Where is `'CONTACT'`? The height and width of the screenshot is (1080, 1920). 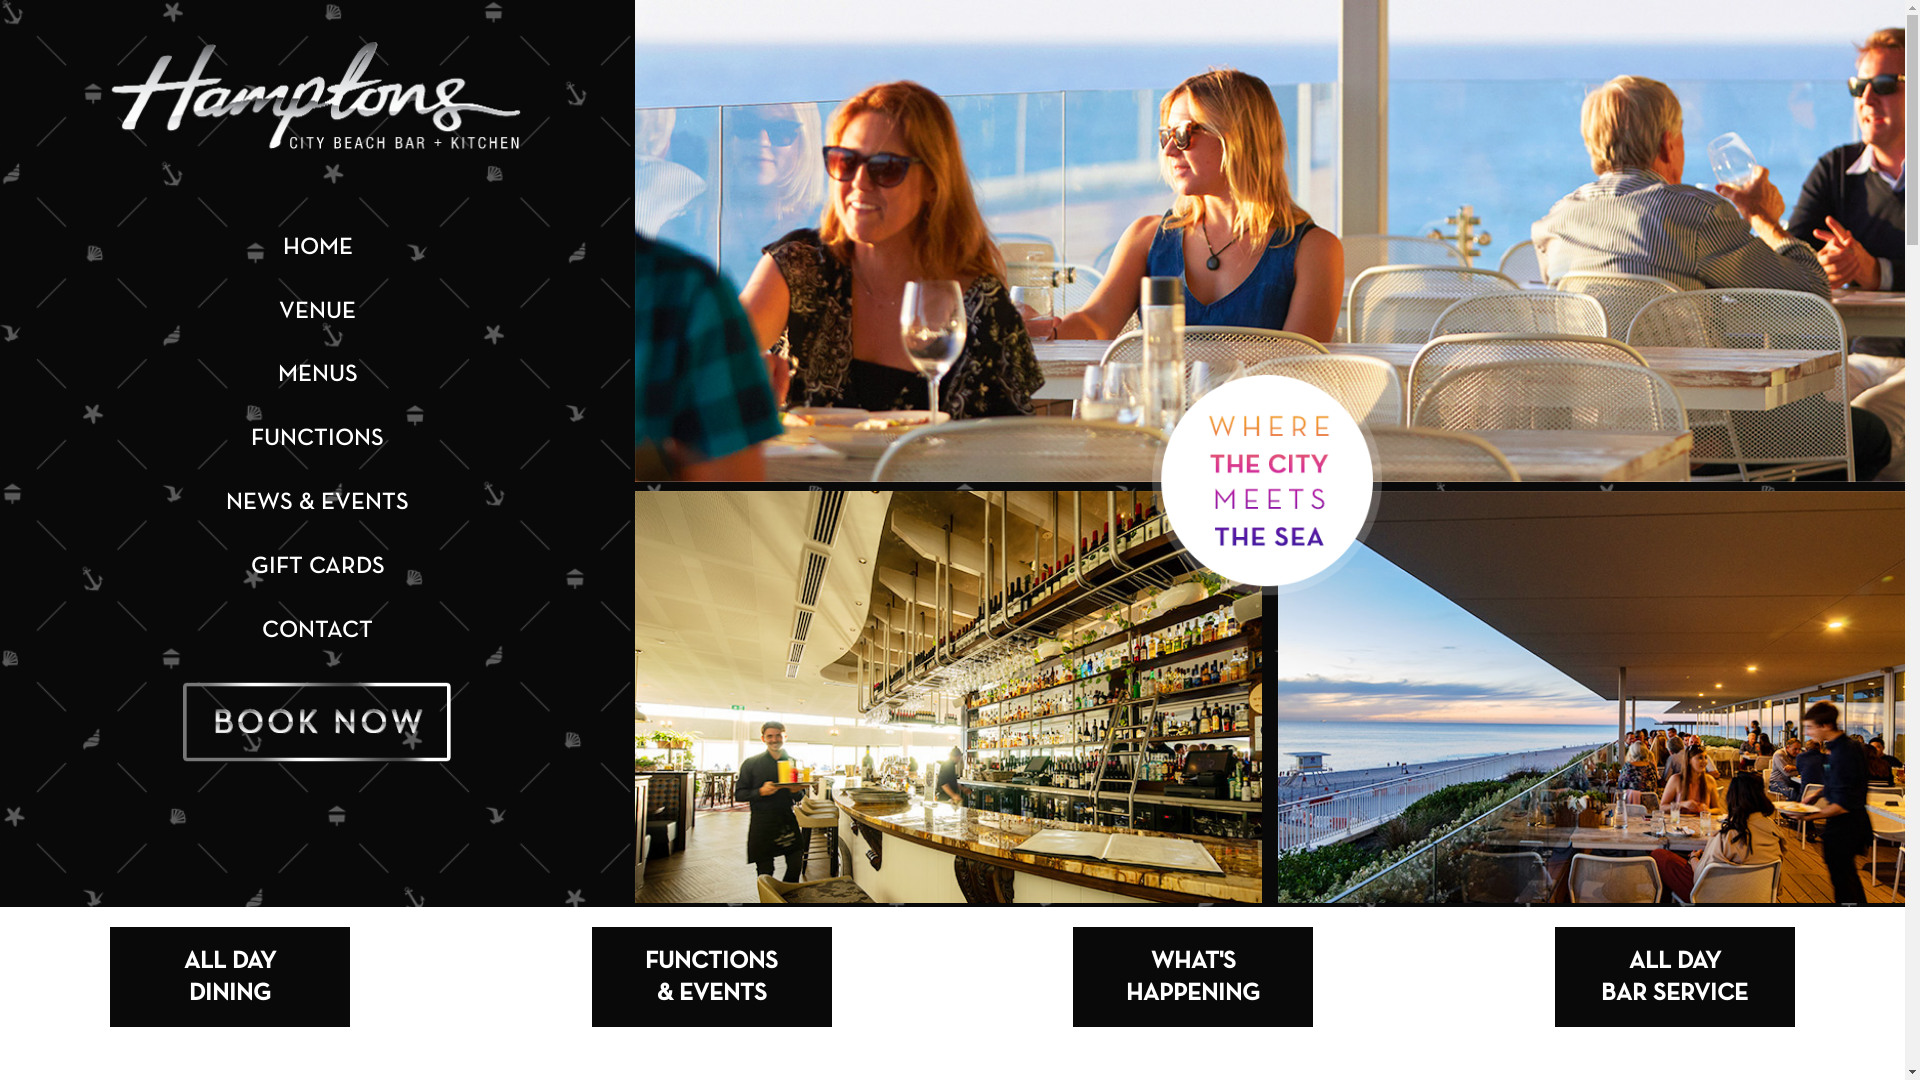
'CONTACT' is located at coordinates (316, 631).